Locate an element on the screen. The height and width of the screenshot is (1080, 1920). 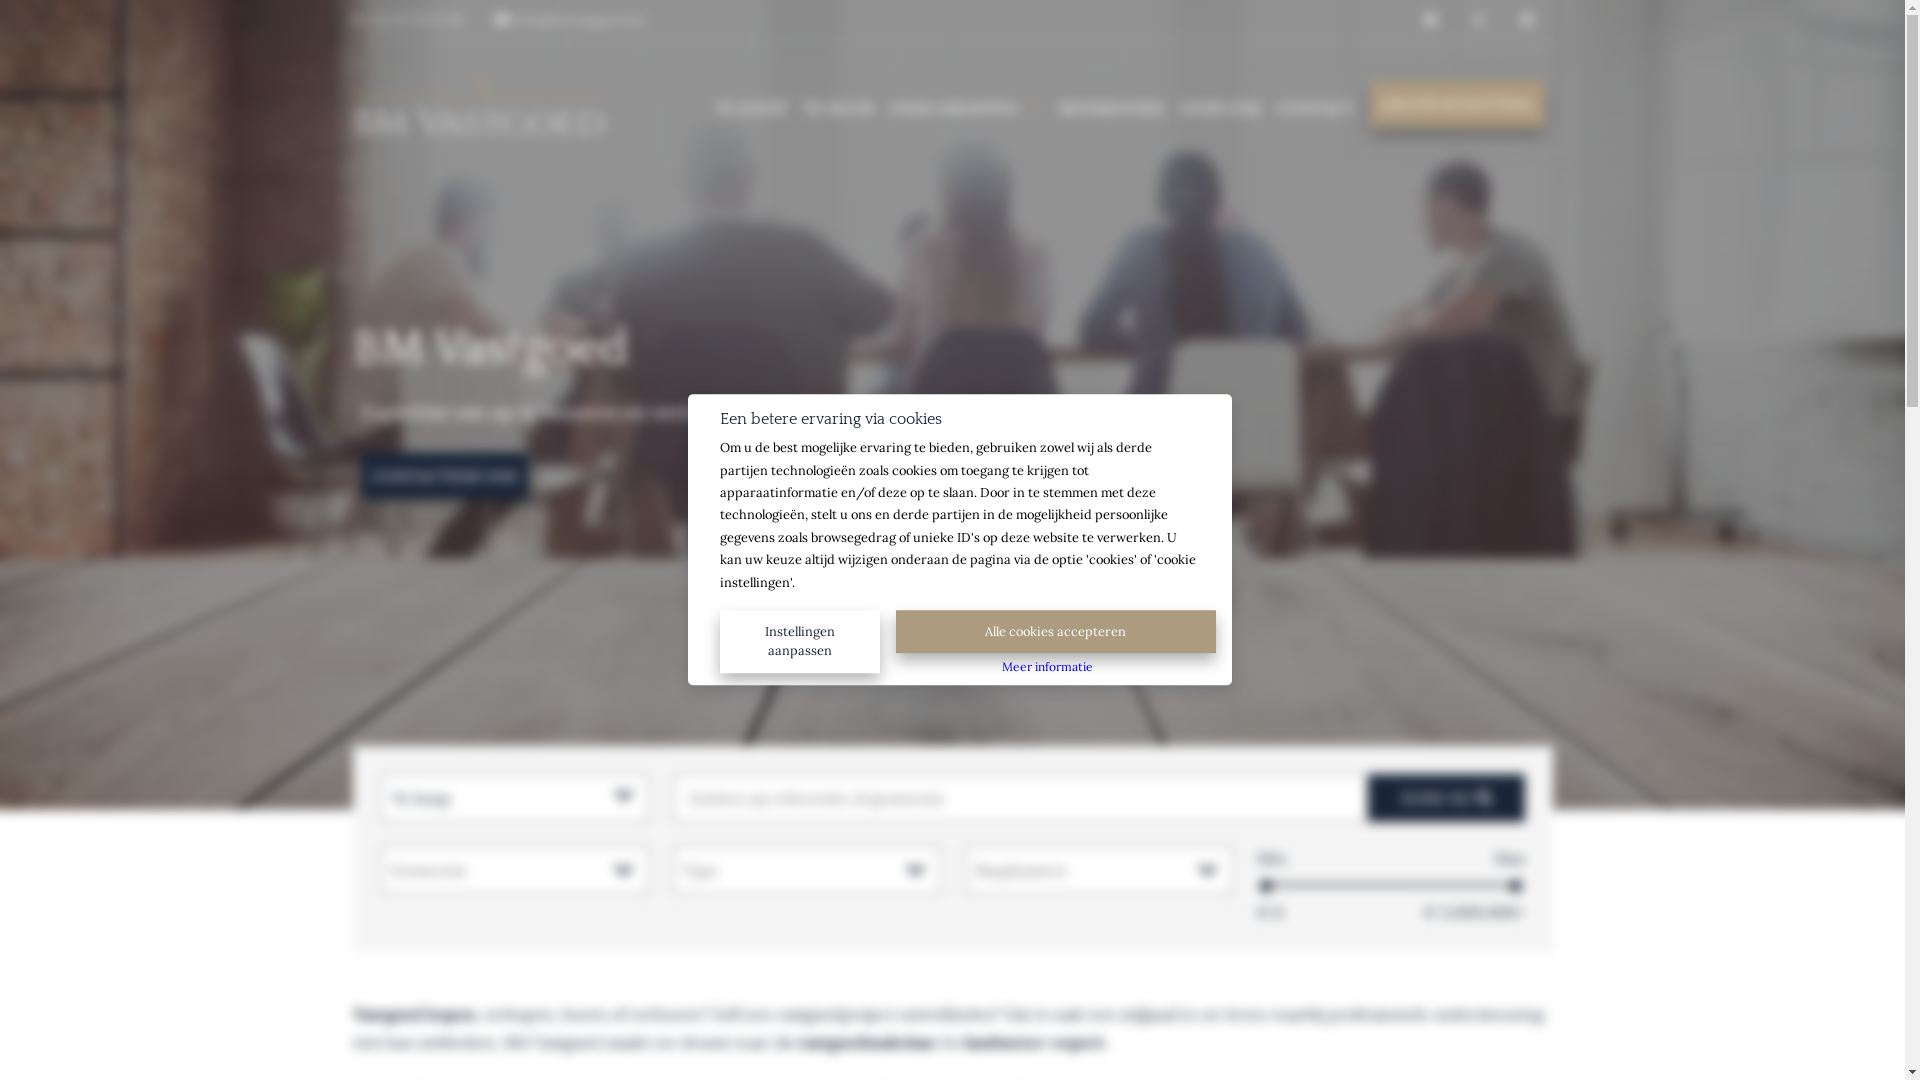
'GRATIS SCHATTING' is located at coordinates (1457, 104).